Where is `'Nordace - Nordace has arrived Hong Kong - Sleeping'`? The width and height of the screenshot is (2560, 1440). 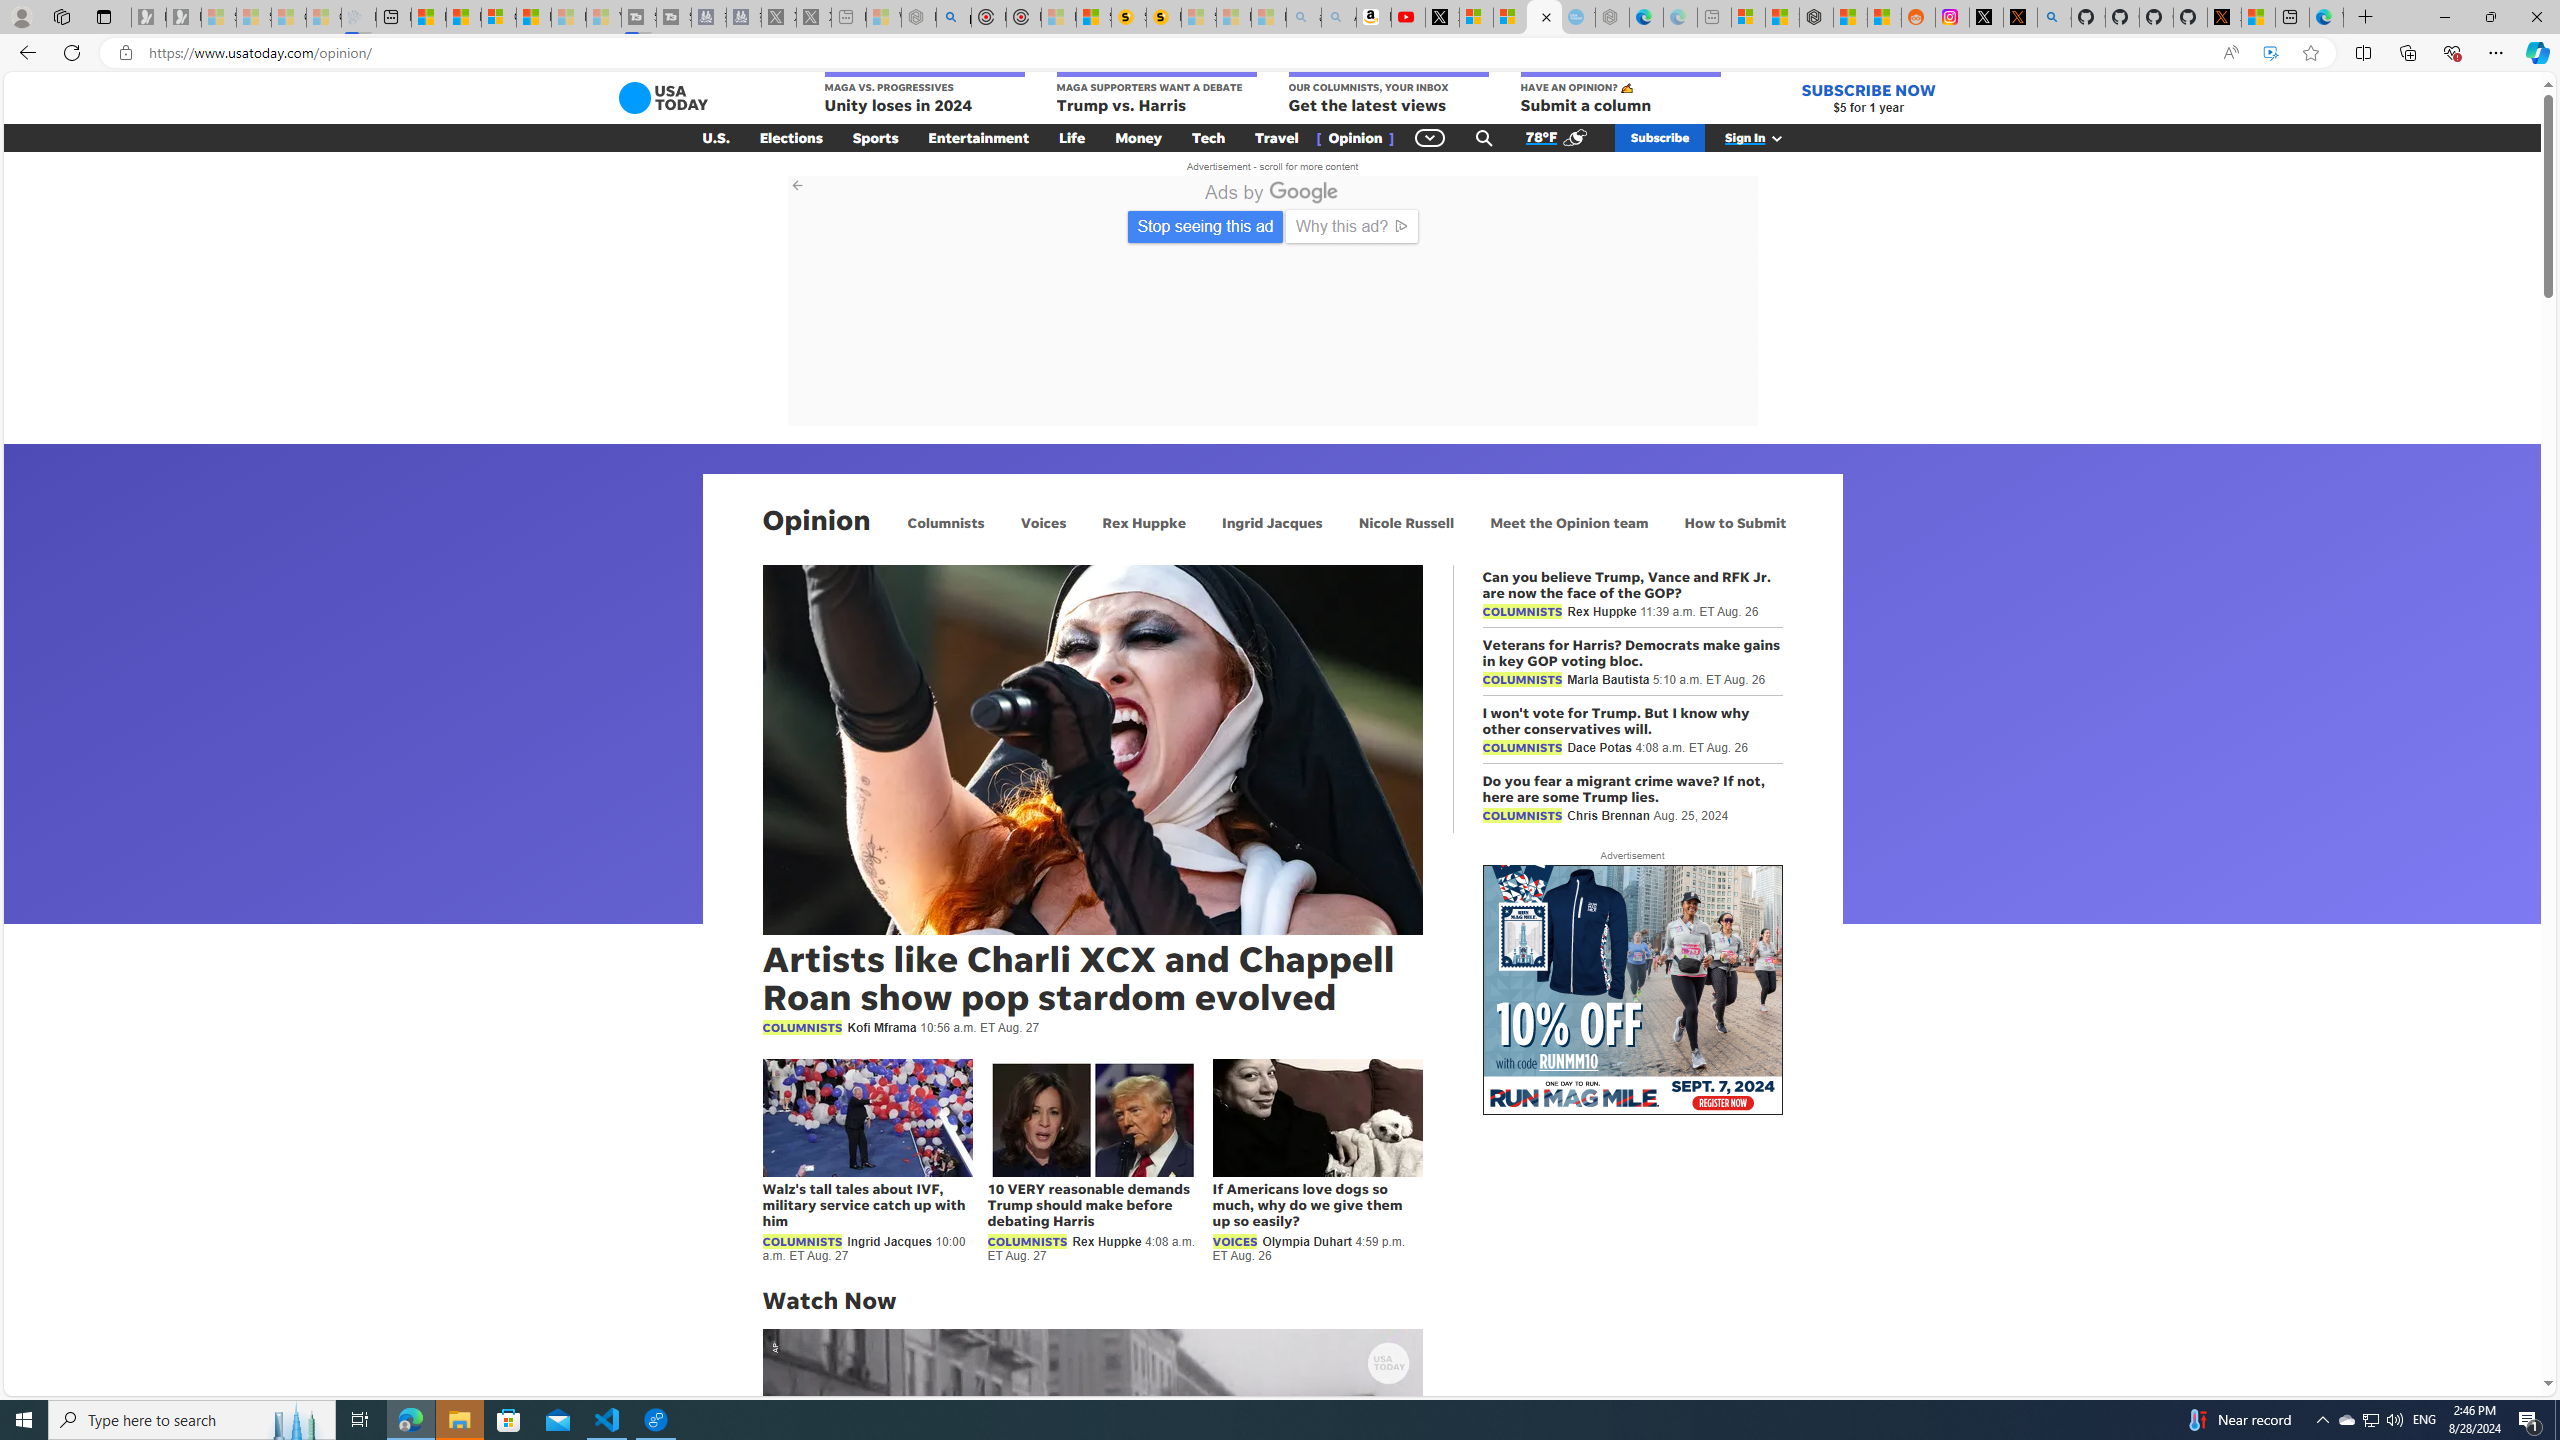 'Nordace - Nordace has arrived Hong Kong - Sleeping' is located at coordinates (1611, 16).